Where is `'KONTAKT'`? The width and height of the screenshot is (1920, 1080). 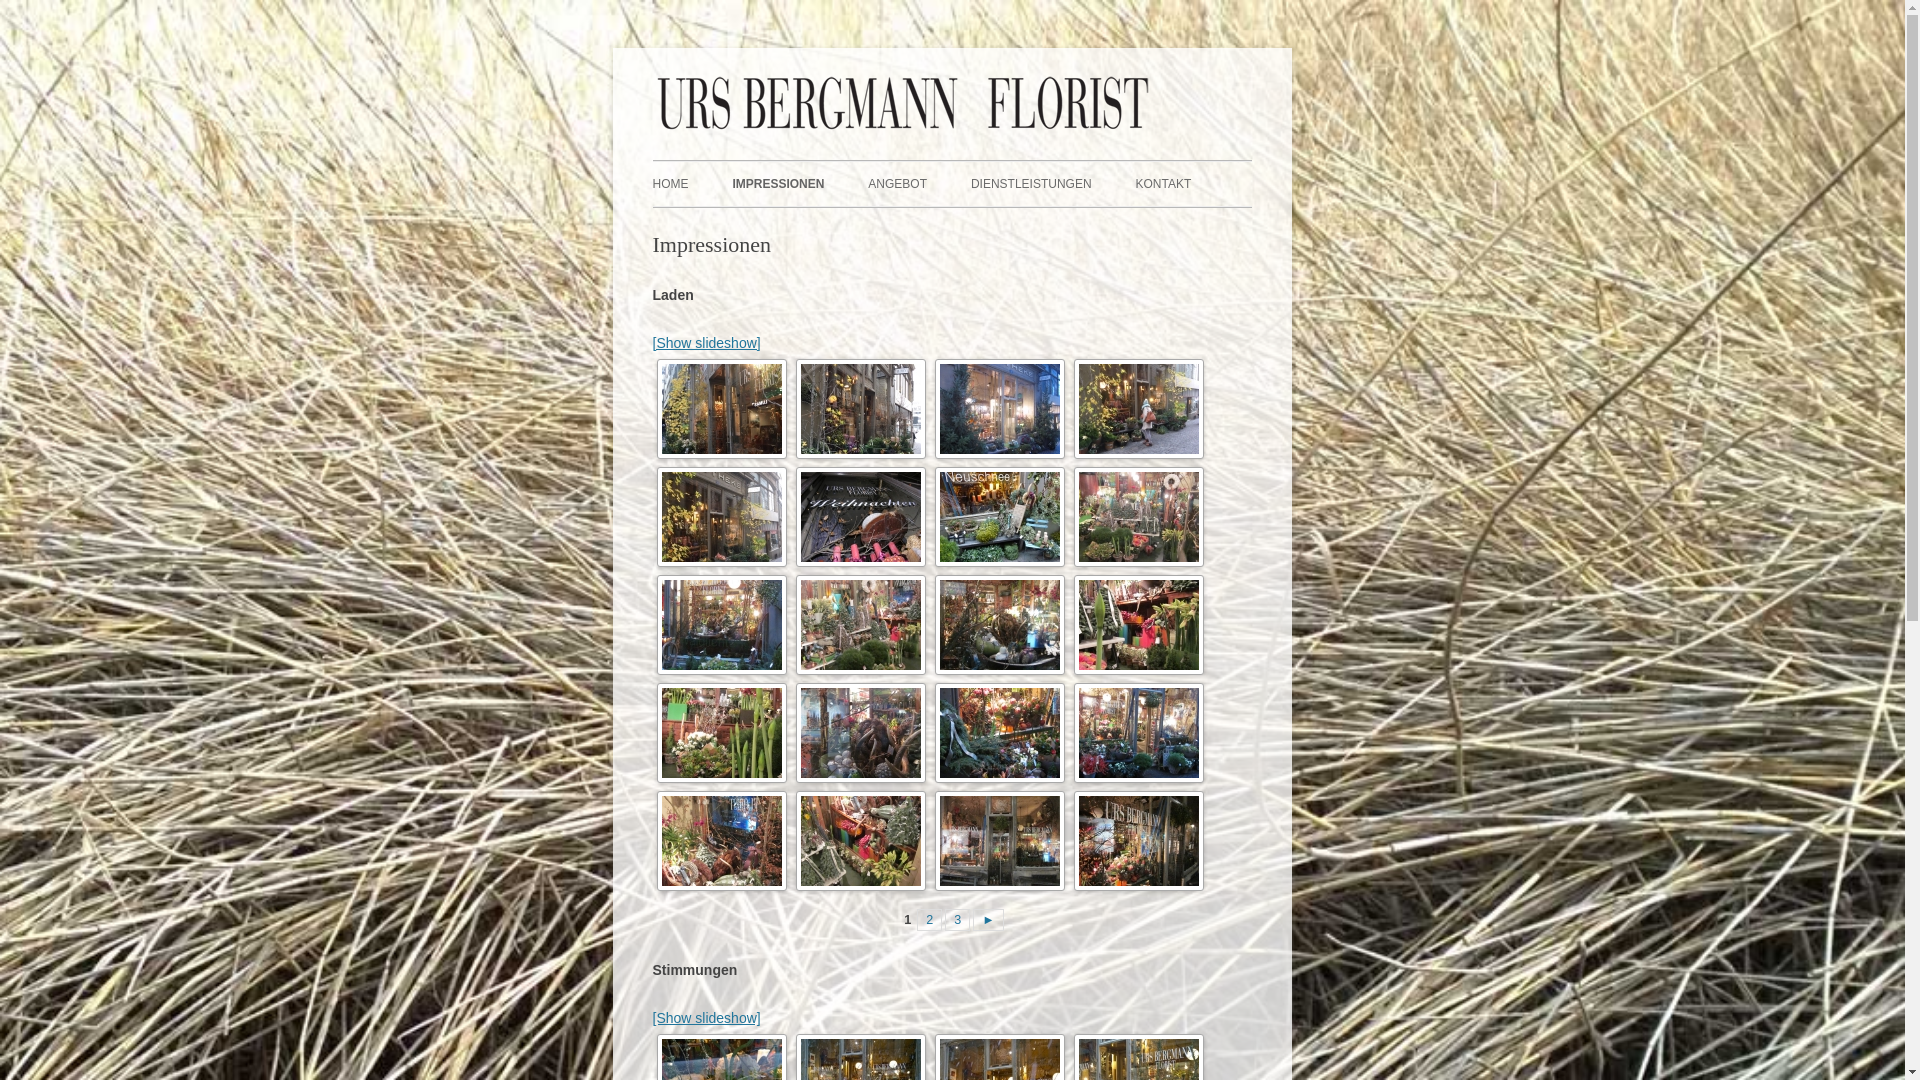
'KONTAKT' is located at coordinates (1162, 184).